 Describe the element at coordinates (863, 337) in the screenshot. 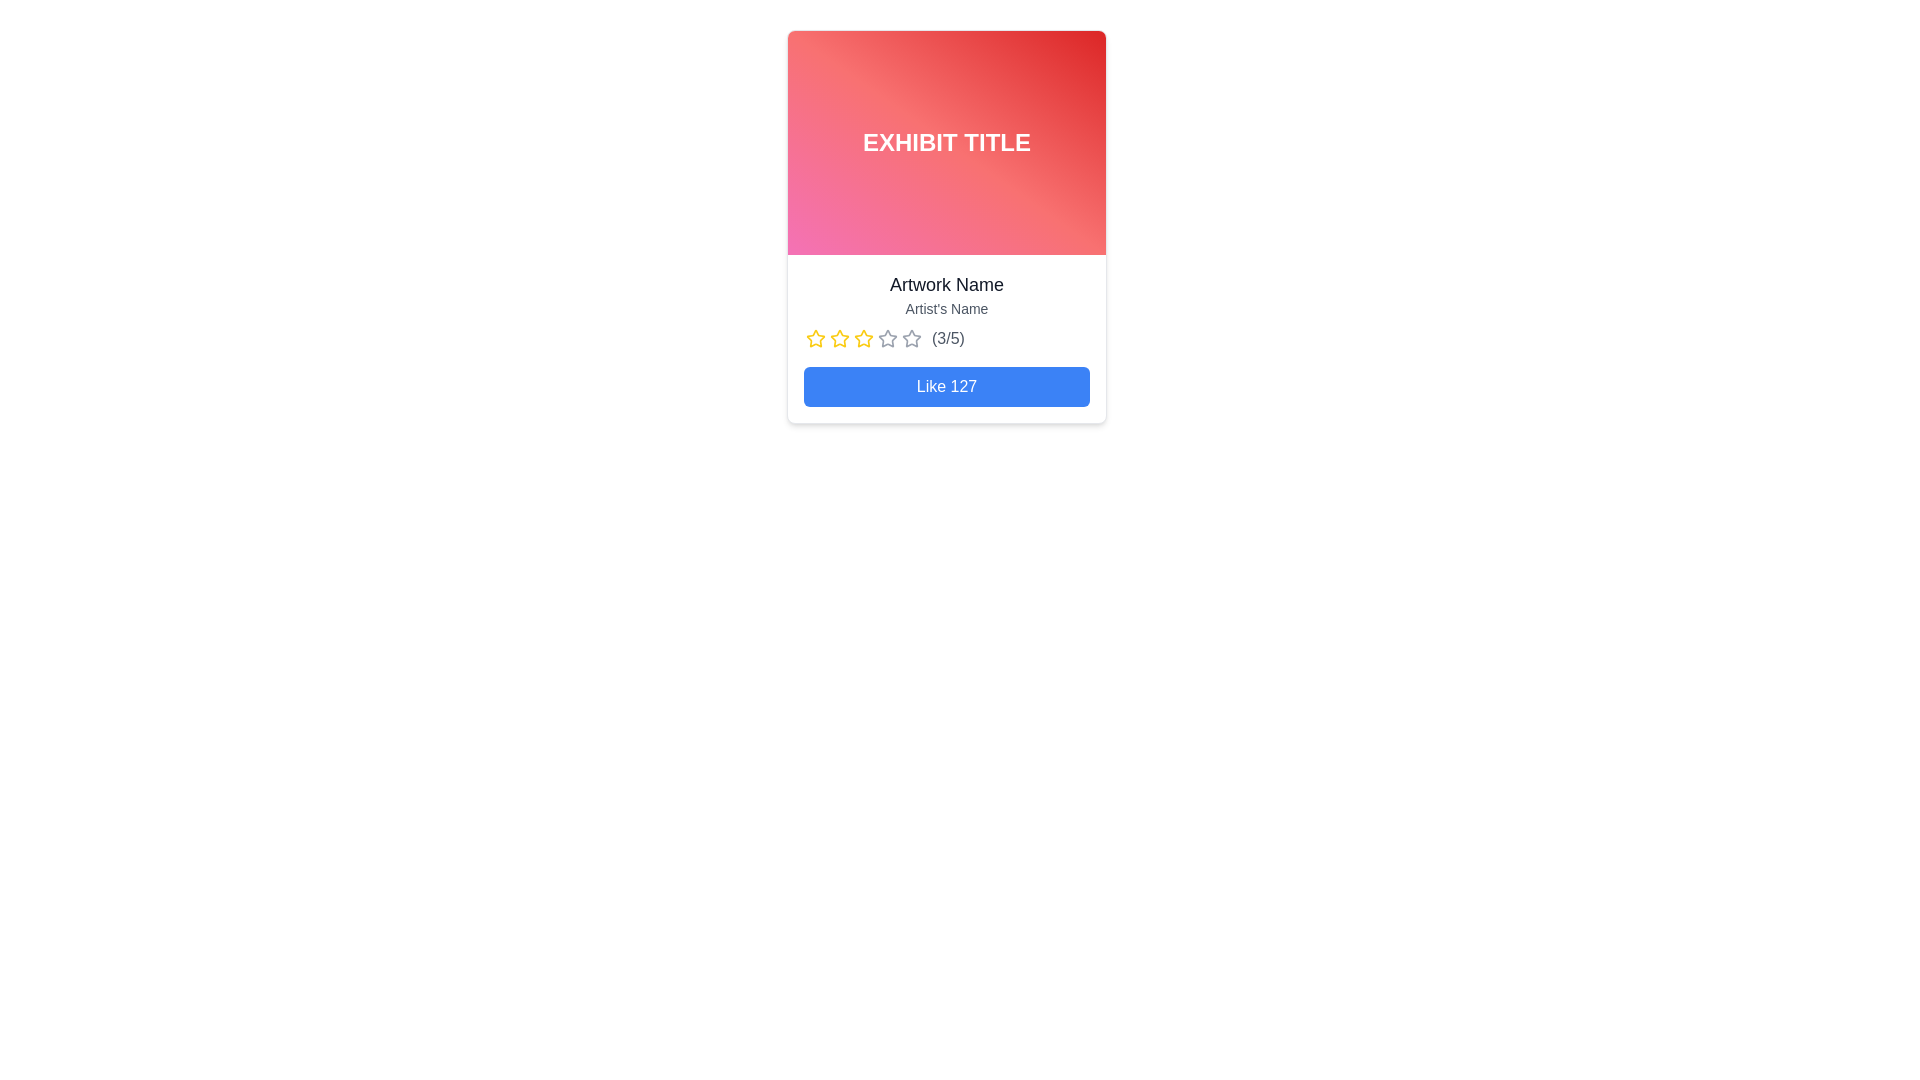

I see `the third five-pointed star icon with a yellow border and white fill, located under 'Artwork Name, Artist’s Name' and to the left of '(3/5)'` at that location.